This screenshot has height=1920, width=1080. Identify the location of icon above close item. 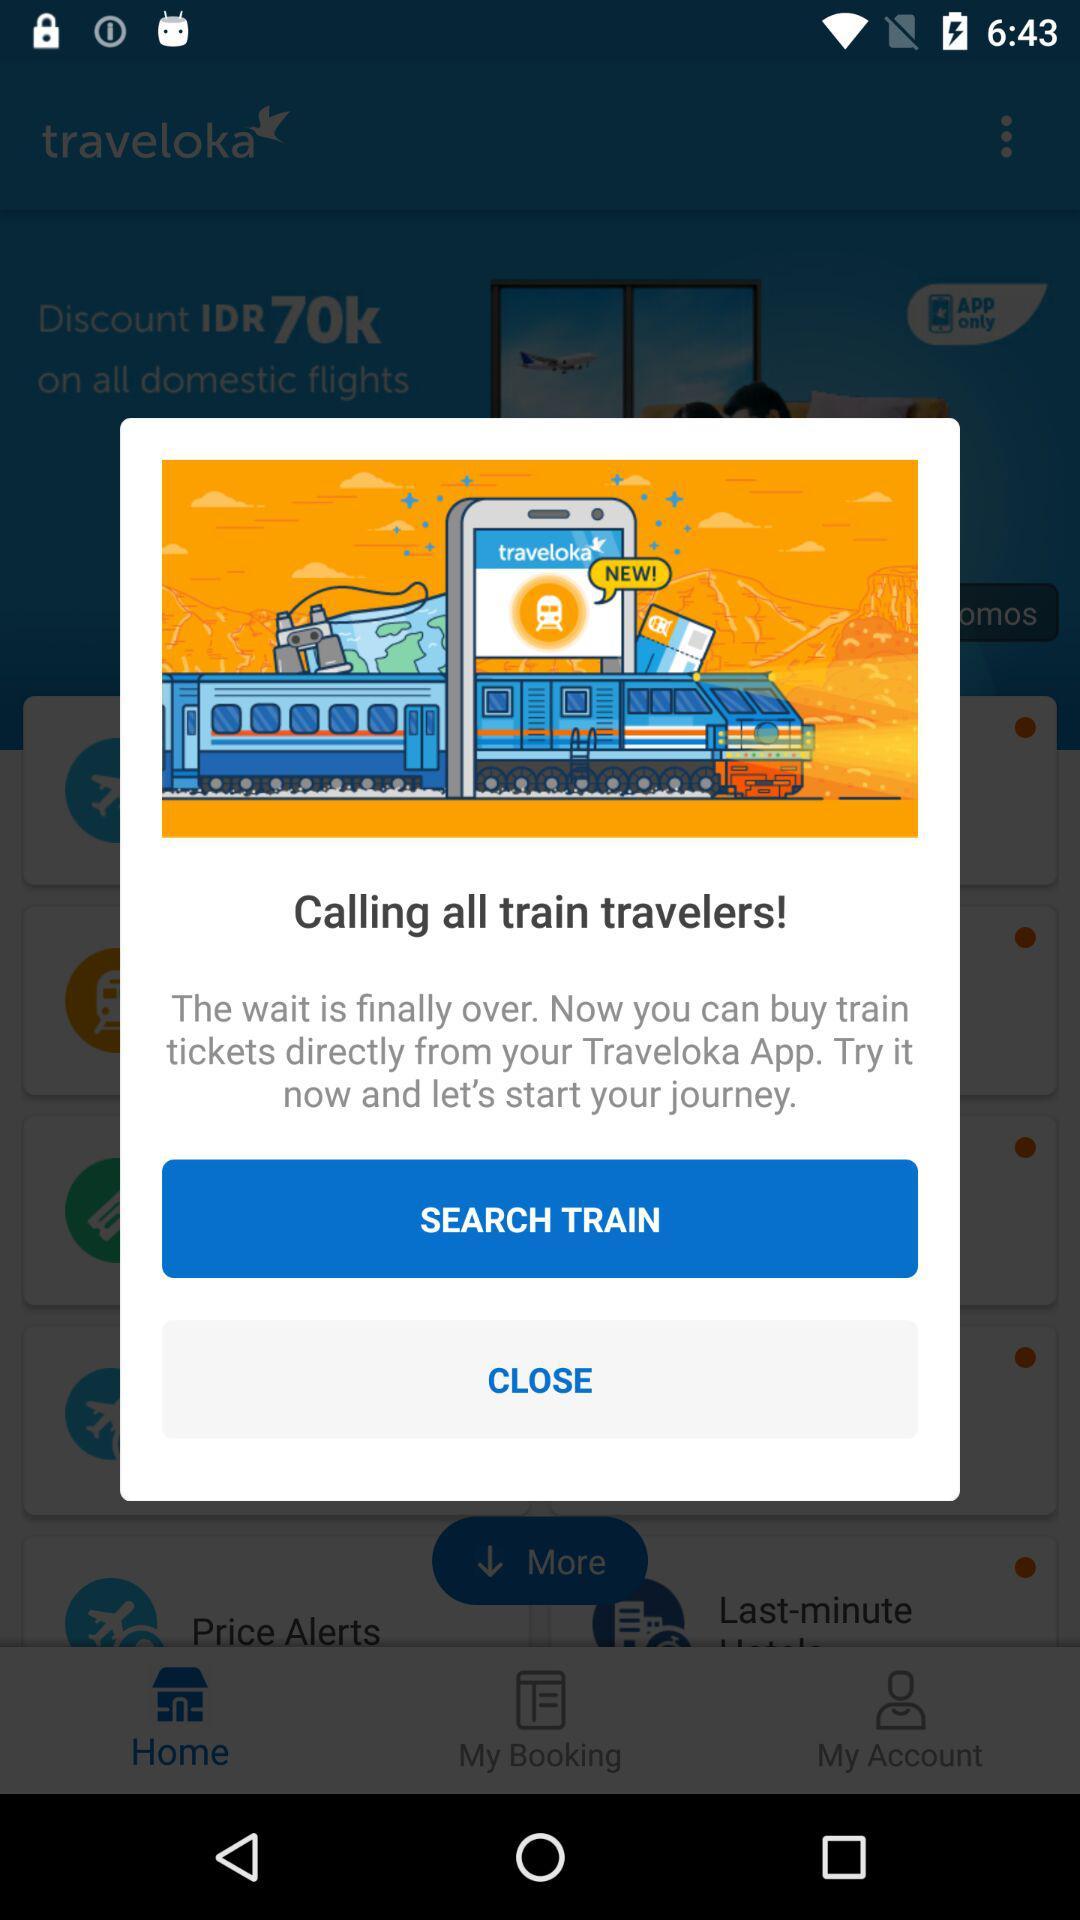
(540, 1217).